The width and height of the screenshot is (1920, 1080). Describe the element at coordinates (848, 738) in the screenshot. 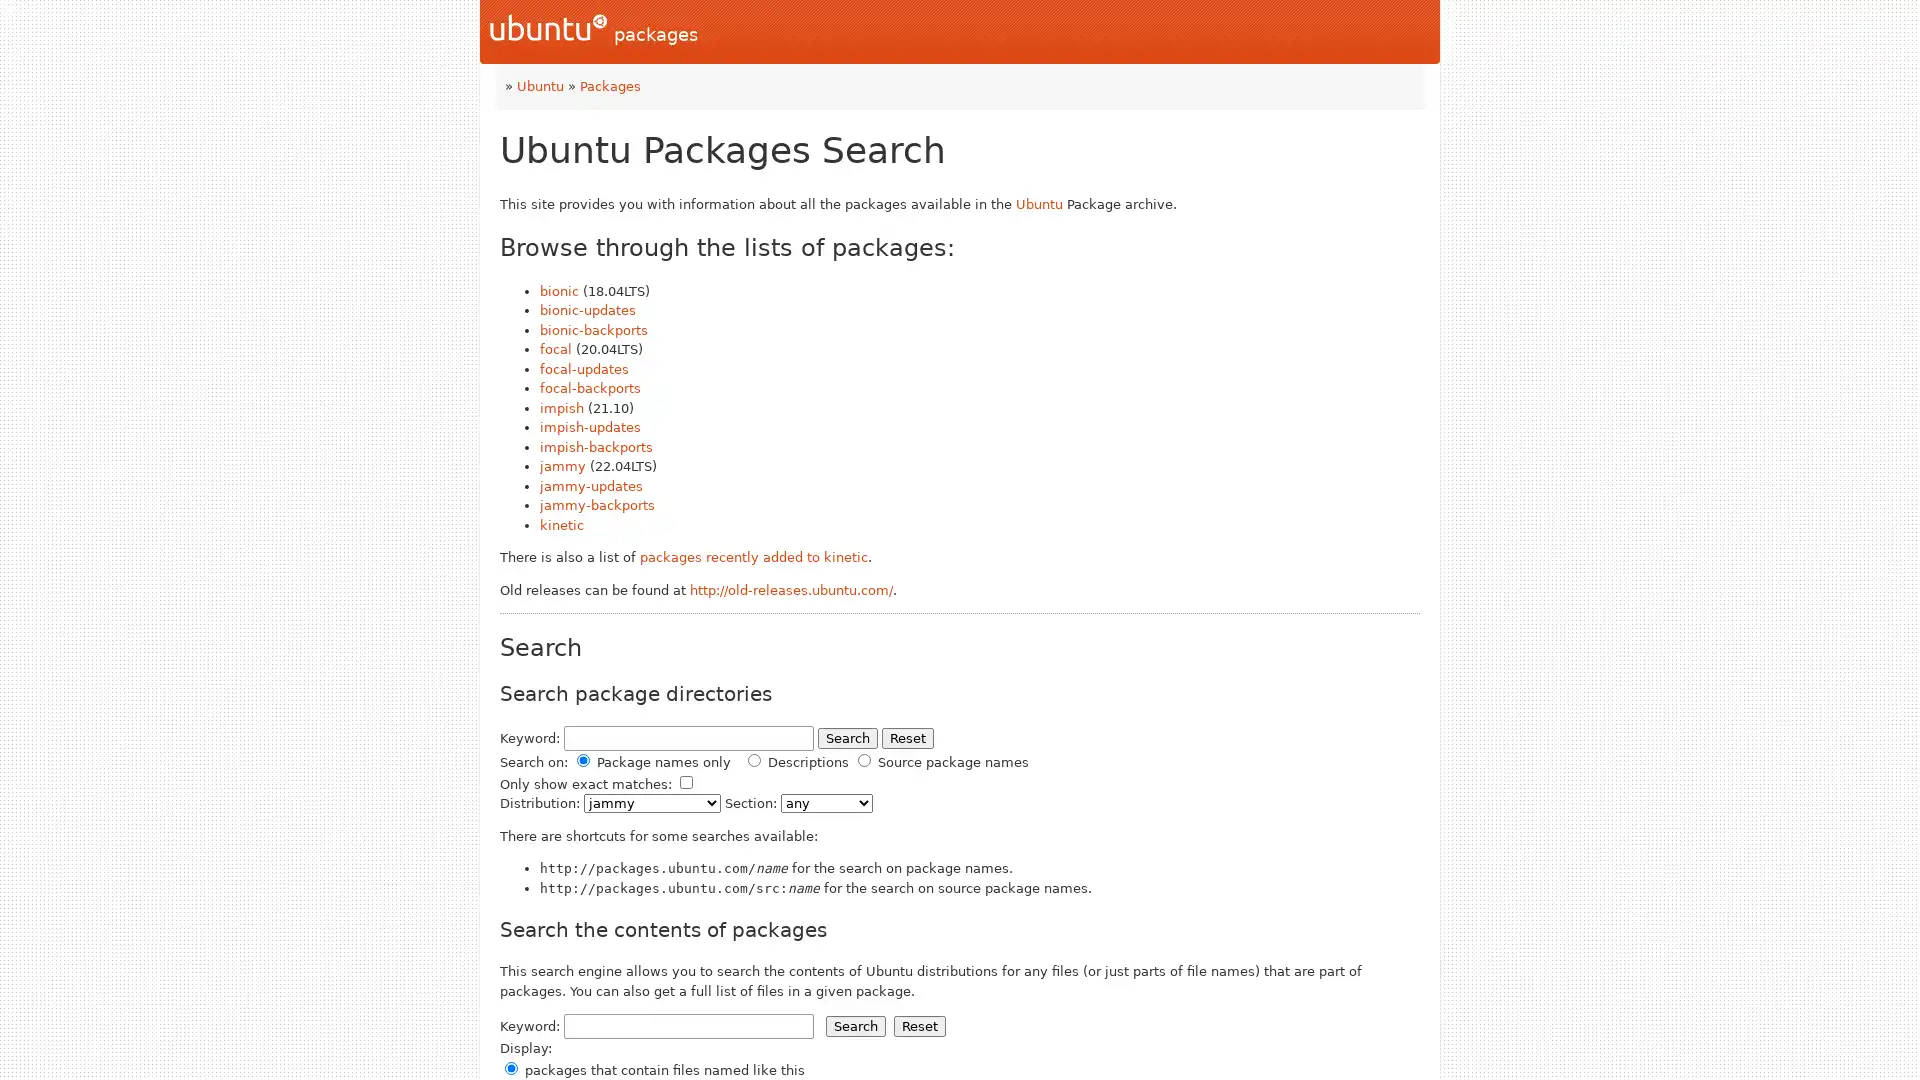

I see `Search` at that location.